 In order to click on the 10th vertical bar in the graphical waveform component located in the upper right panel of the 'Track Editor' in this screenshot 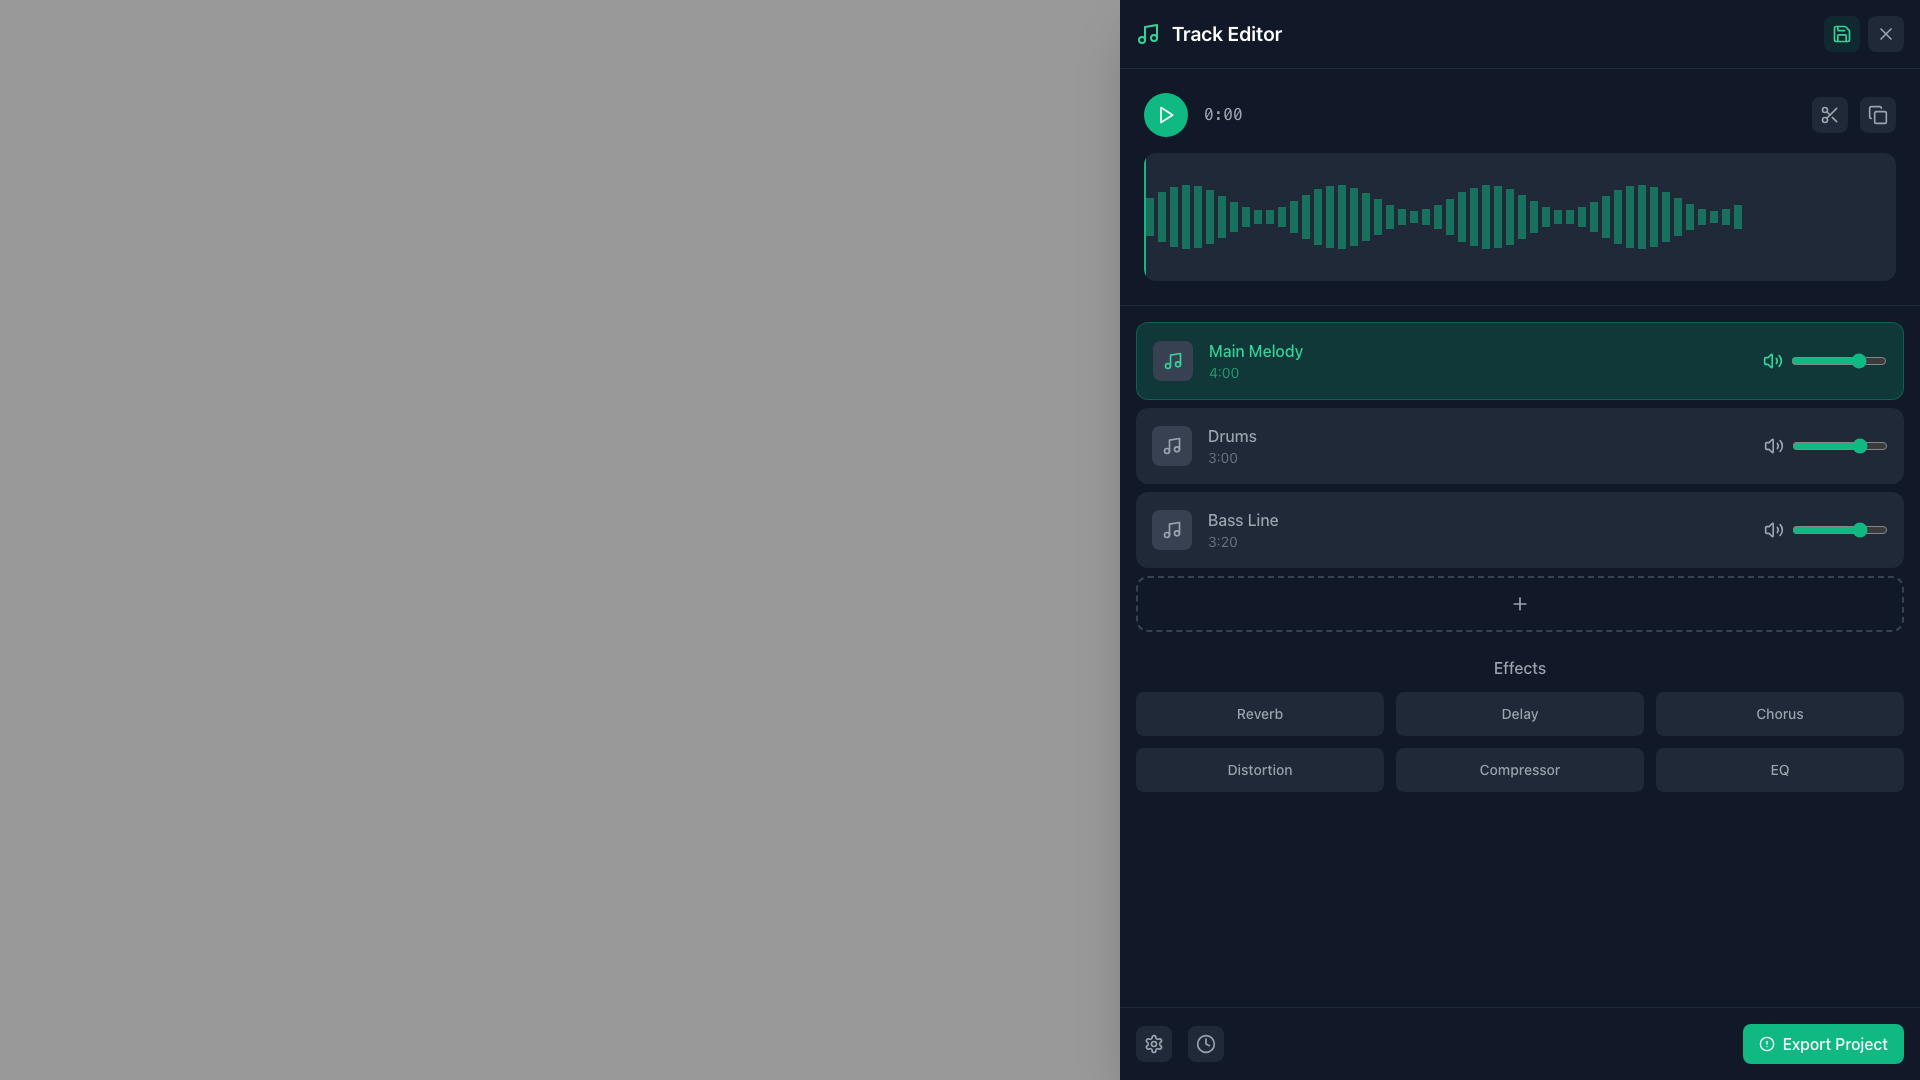, I will do `click(1256, 216)`.